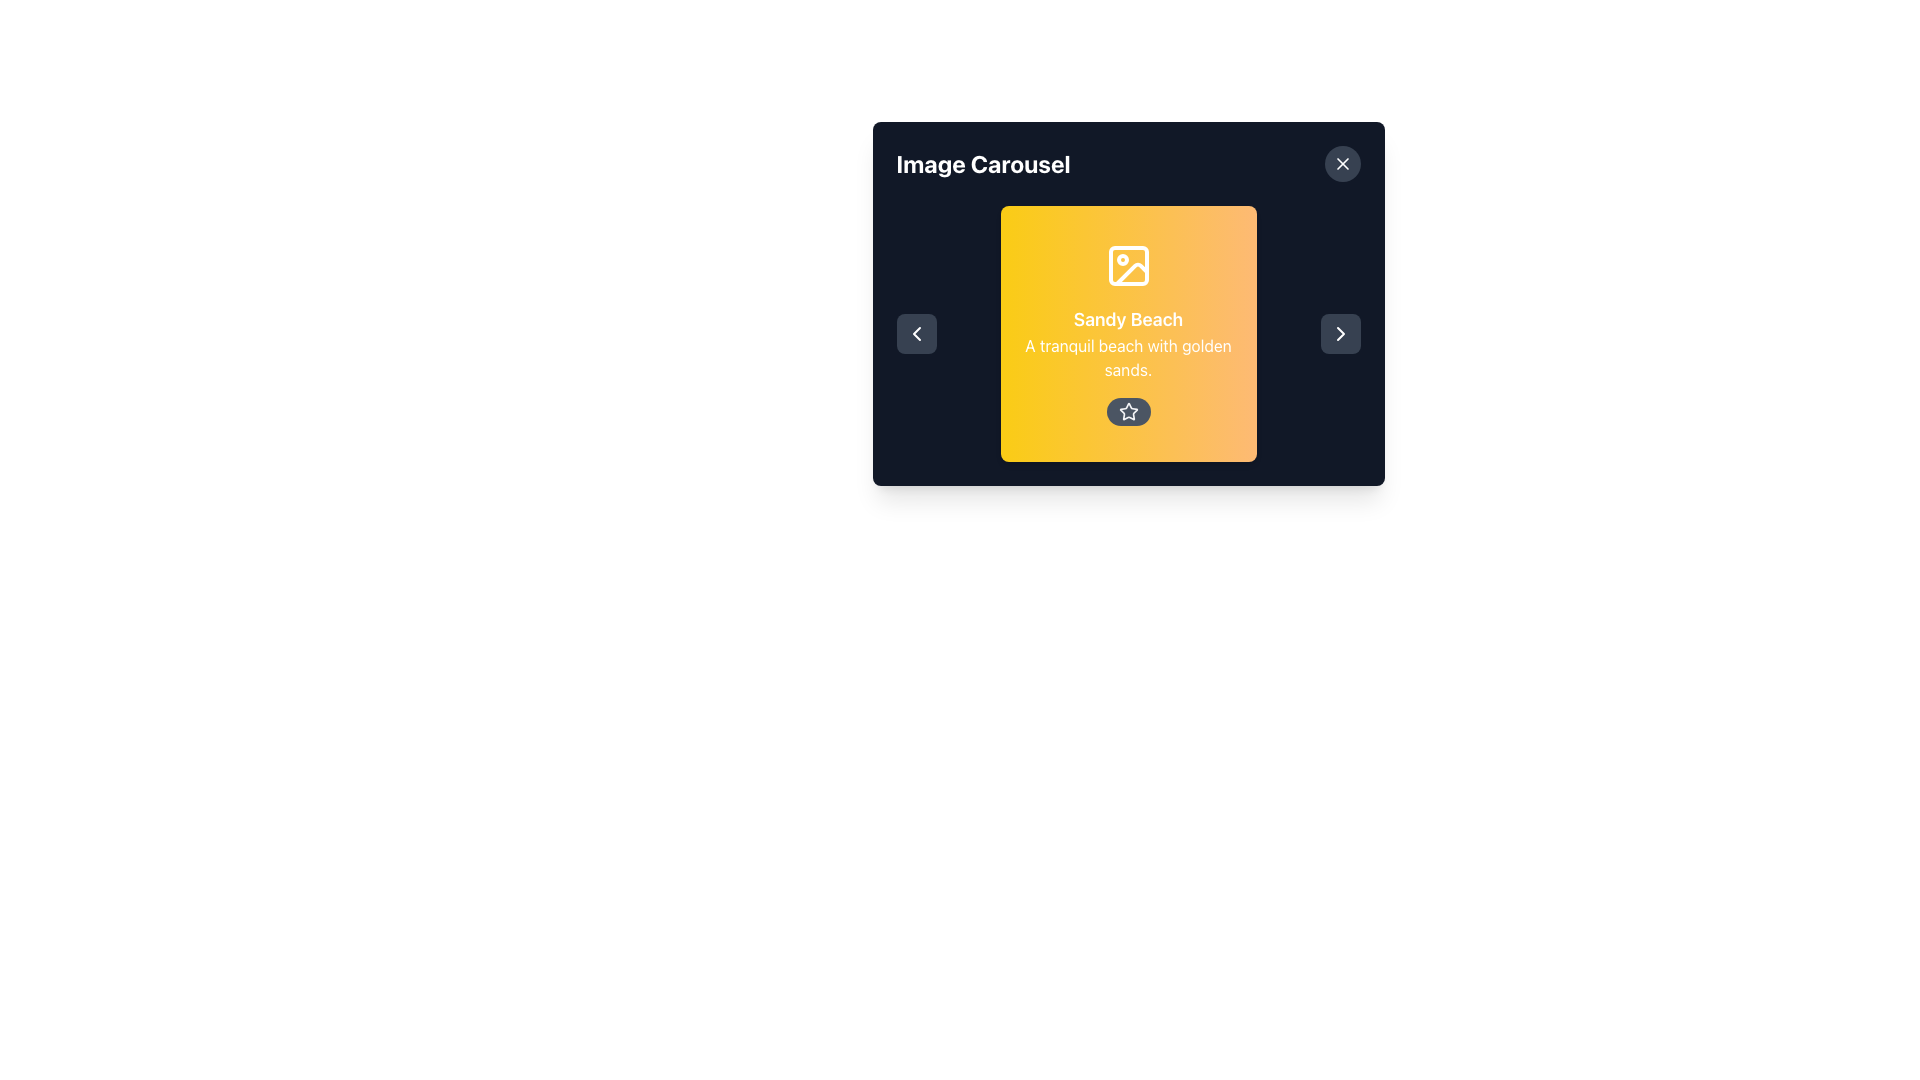 Image resolution: width=1920 pixels, height=1080 pixels. What do you see at coordinates (1340, 333) in the screenshot?
I see `the navigation button located to the right of the carousel content display area` at bounding box center [1340, 333].